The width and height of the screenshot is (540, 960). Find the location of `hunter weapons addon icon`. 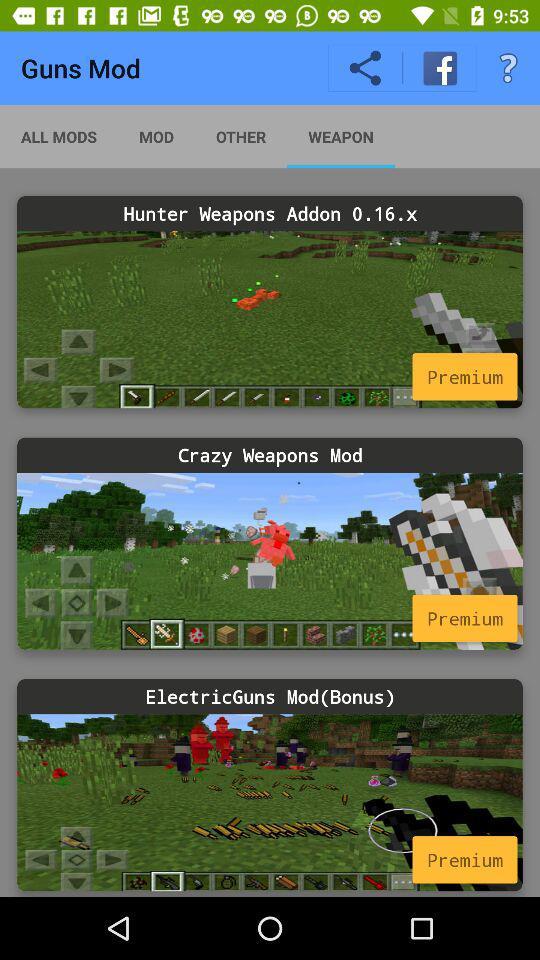

hunter weapons addon icon is located at coordinates (270, 213).